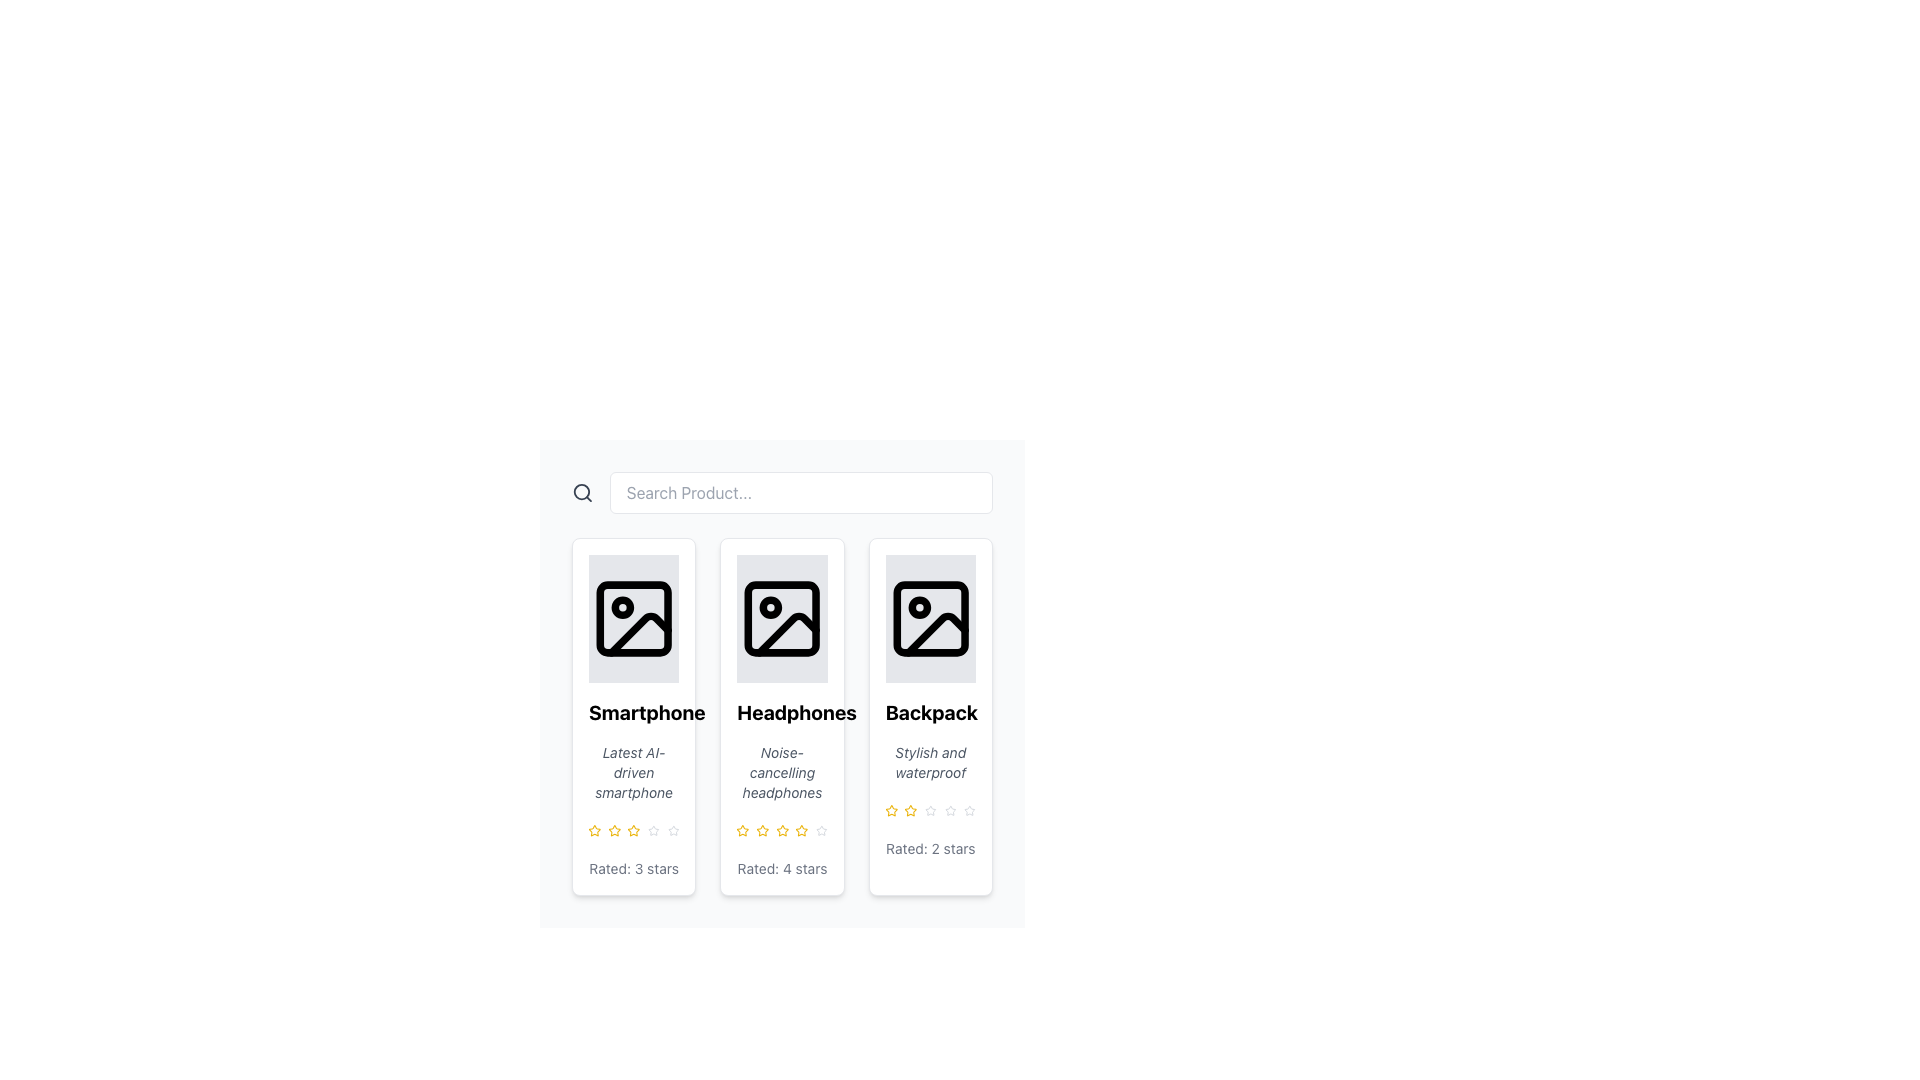  I want to click on the first product card in the grid layout, which represents a smartphone and is located at the top-left corner of the grid, so click(633, 716).